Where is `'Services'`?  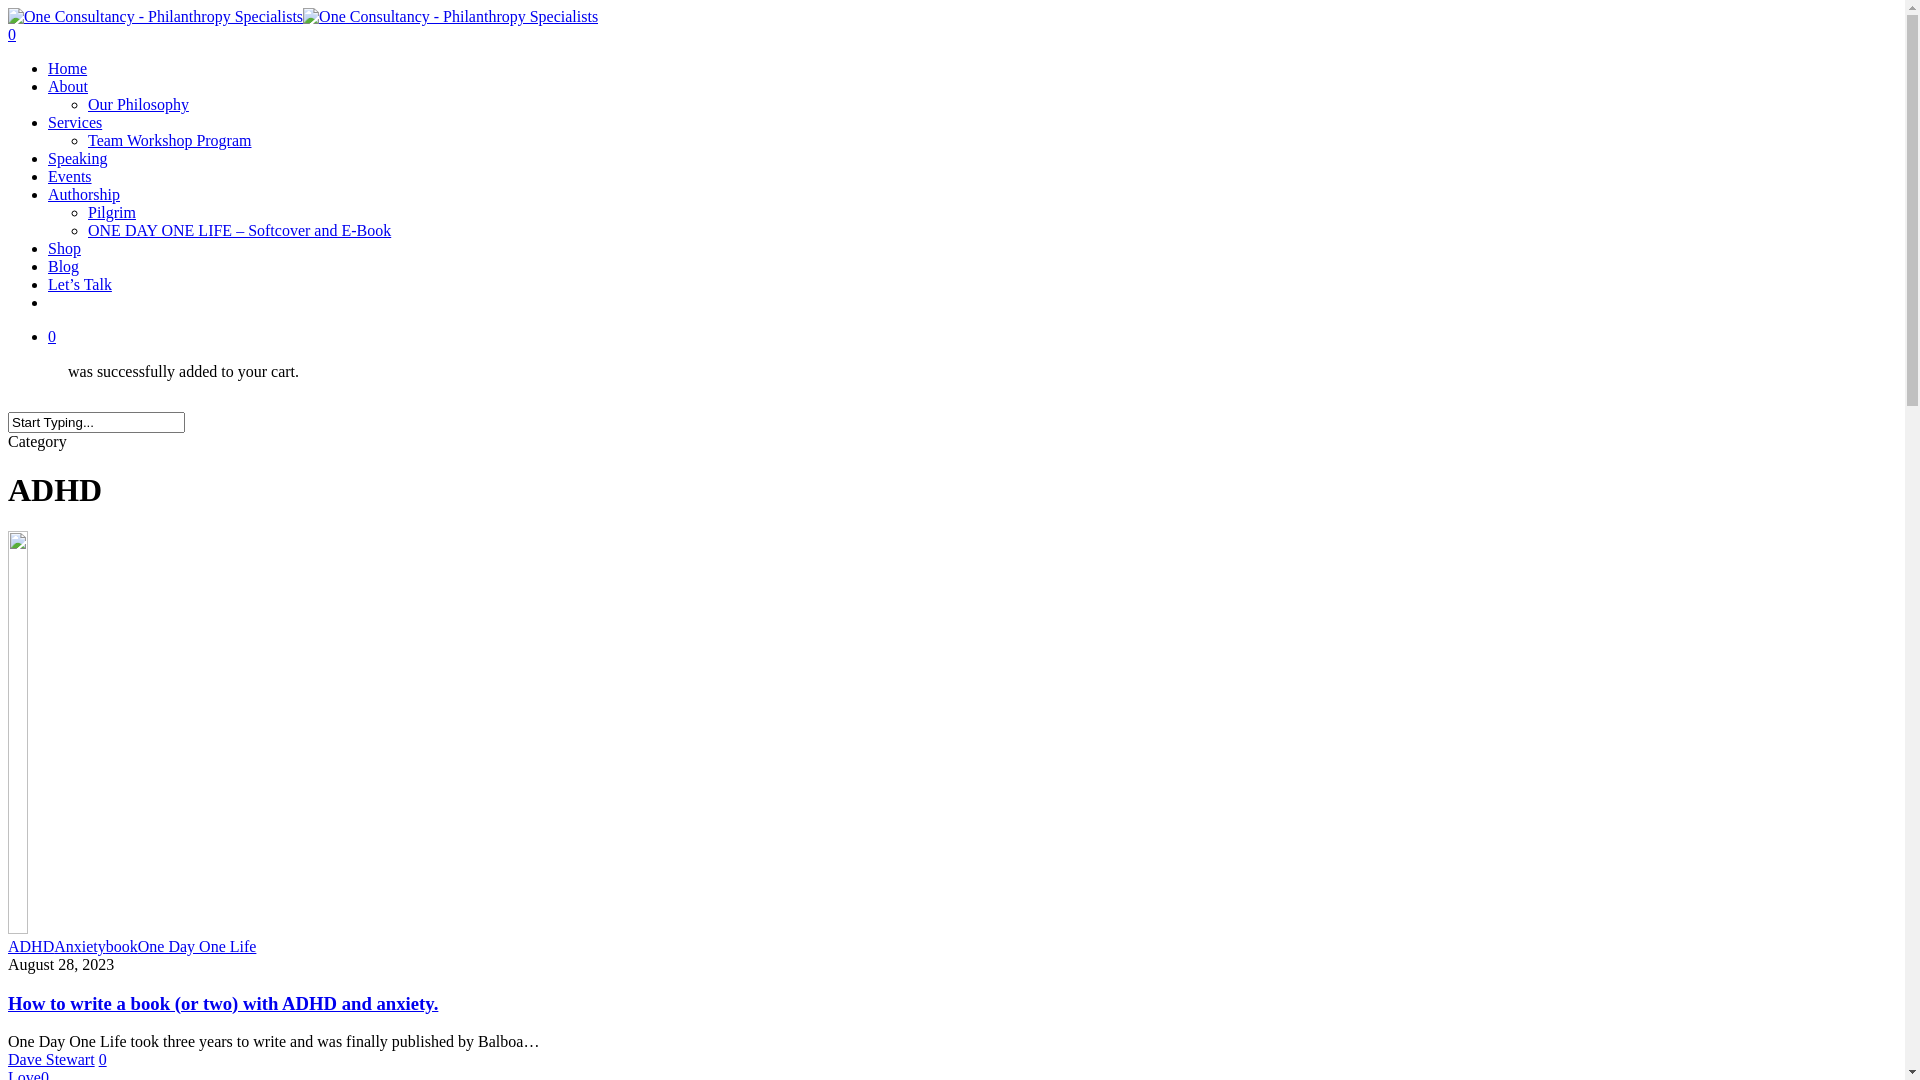 'Services' is located at coordinates (75, 122).